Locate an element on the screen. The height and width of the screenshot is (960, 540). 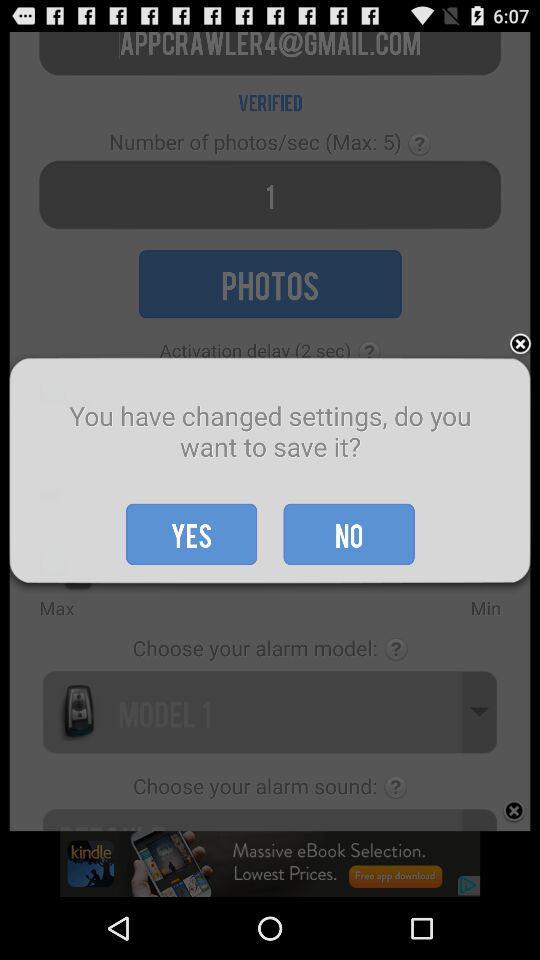
the close icon is located at coordinates (520, 368).